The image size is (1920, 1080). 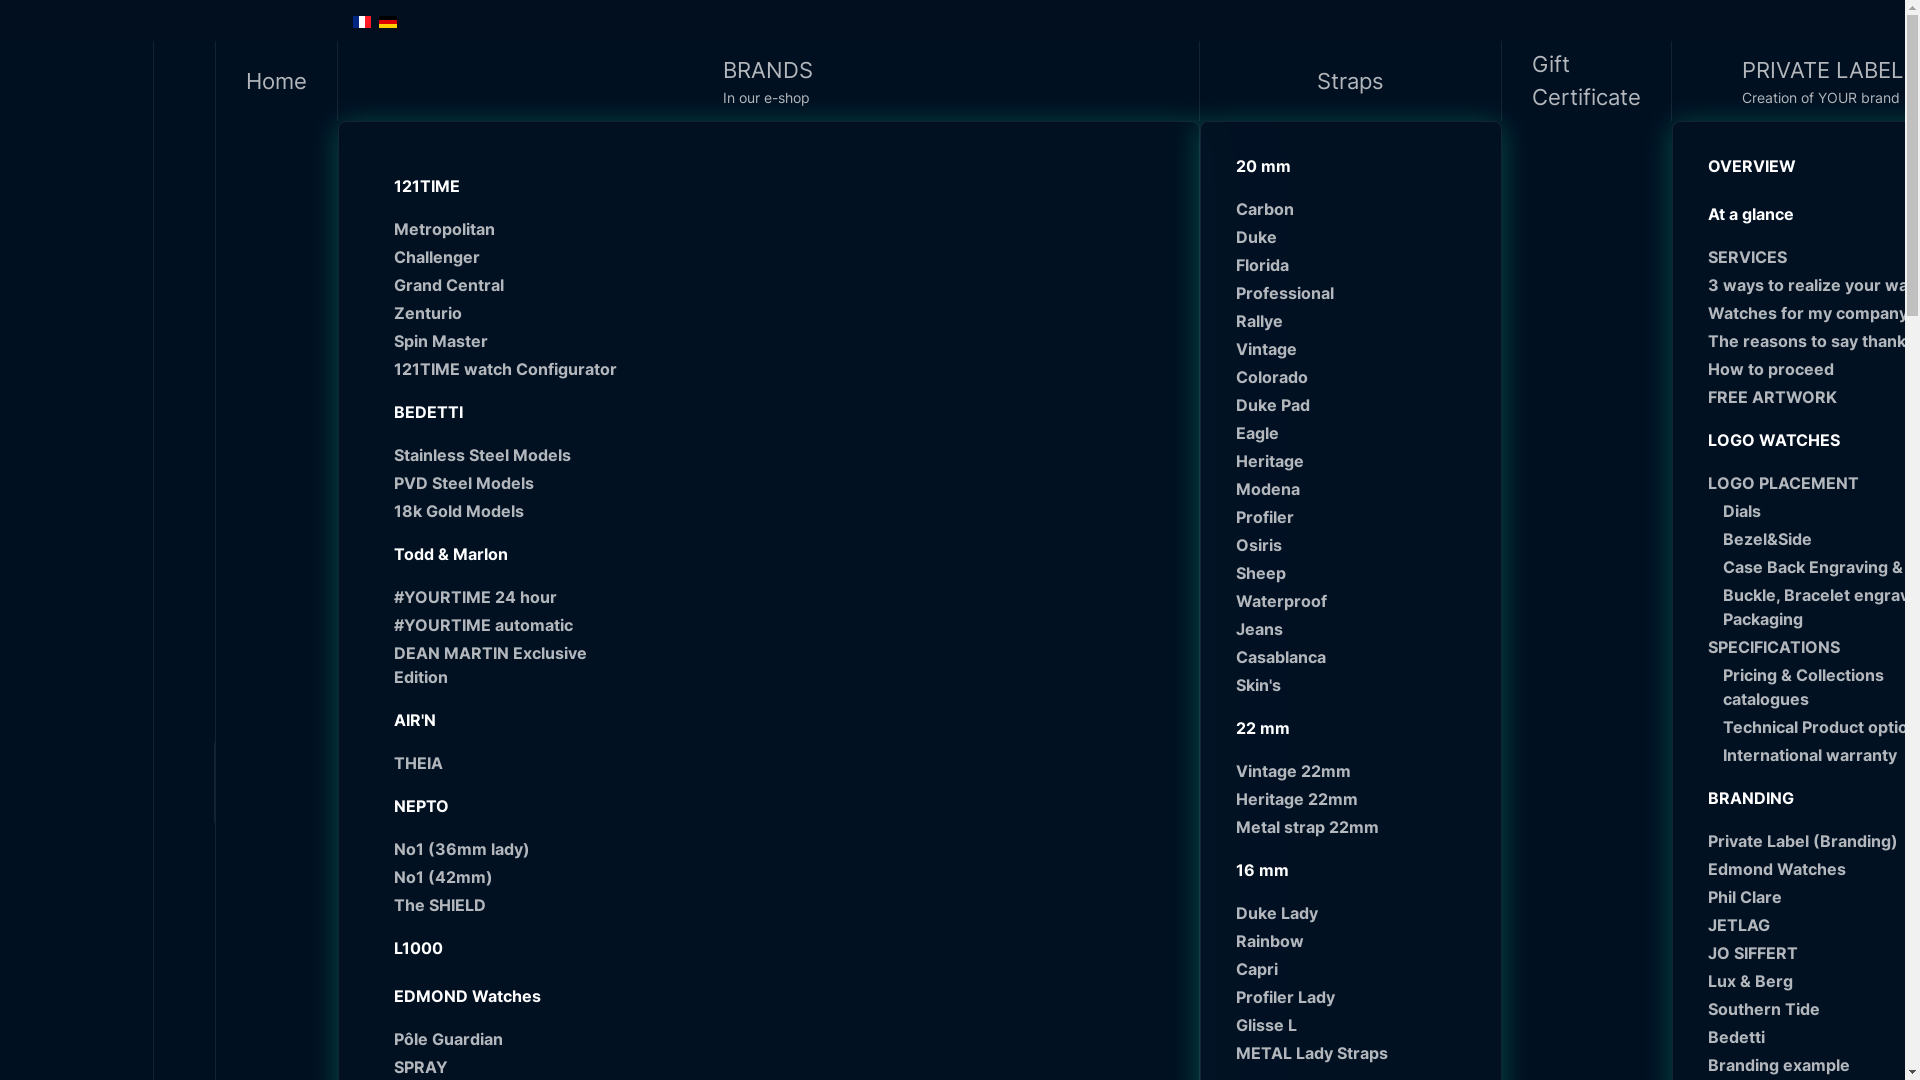 I want to click on 'THEIA', so click(x=393, y=763).